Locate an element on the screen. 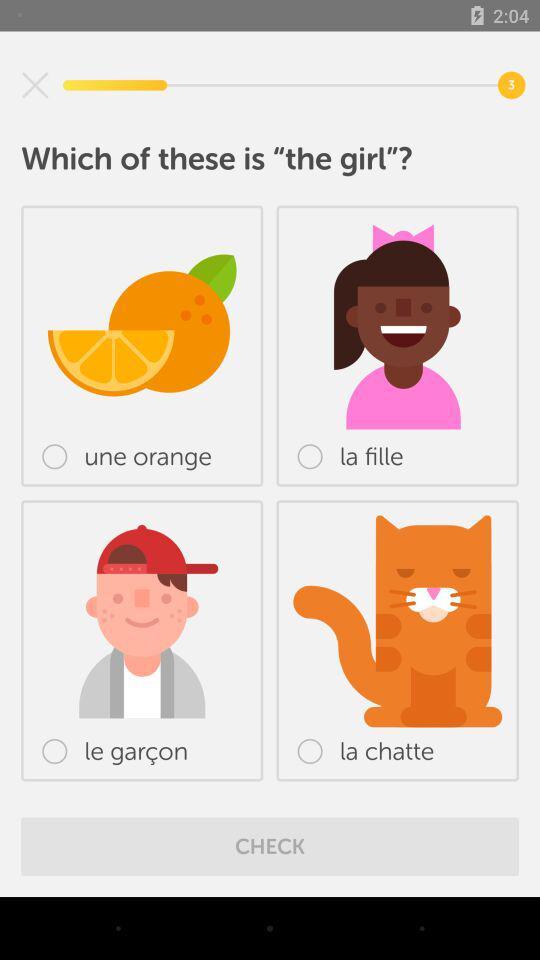 The width and height of the screenshot is (540, 960). page is located at coordinates (35, 85).